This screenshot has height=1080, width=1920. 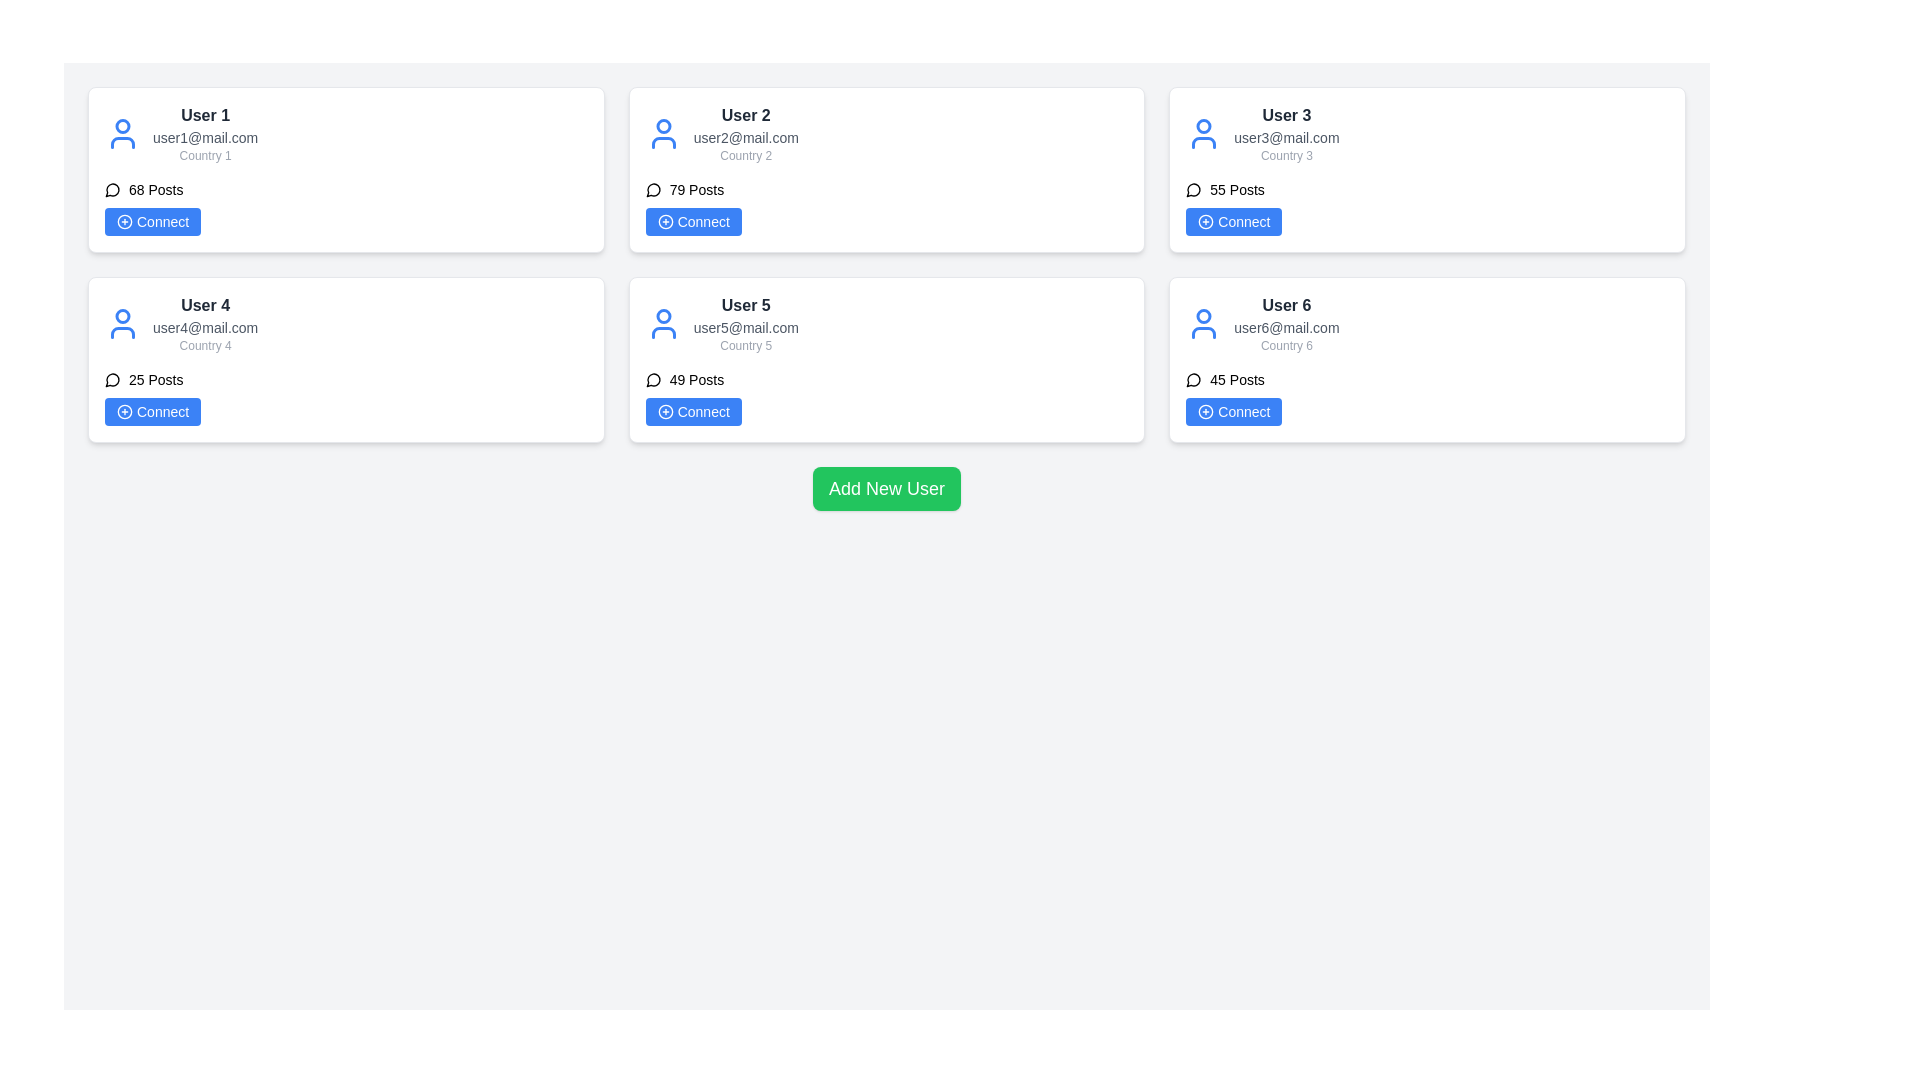 What do you see at coordinates (1286, 345) in the screenshot?
I see `the static text label 'Country 6' located in the lower right corner of the 'User 6' profile card, below the email label 'user6@mail.com'` at bounding box center [1286, 345].